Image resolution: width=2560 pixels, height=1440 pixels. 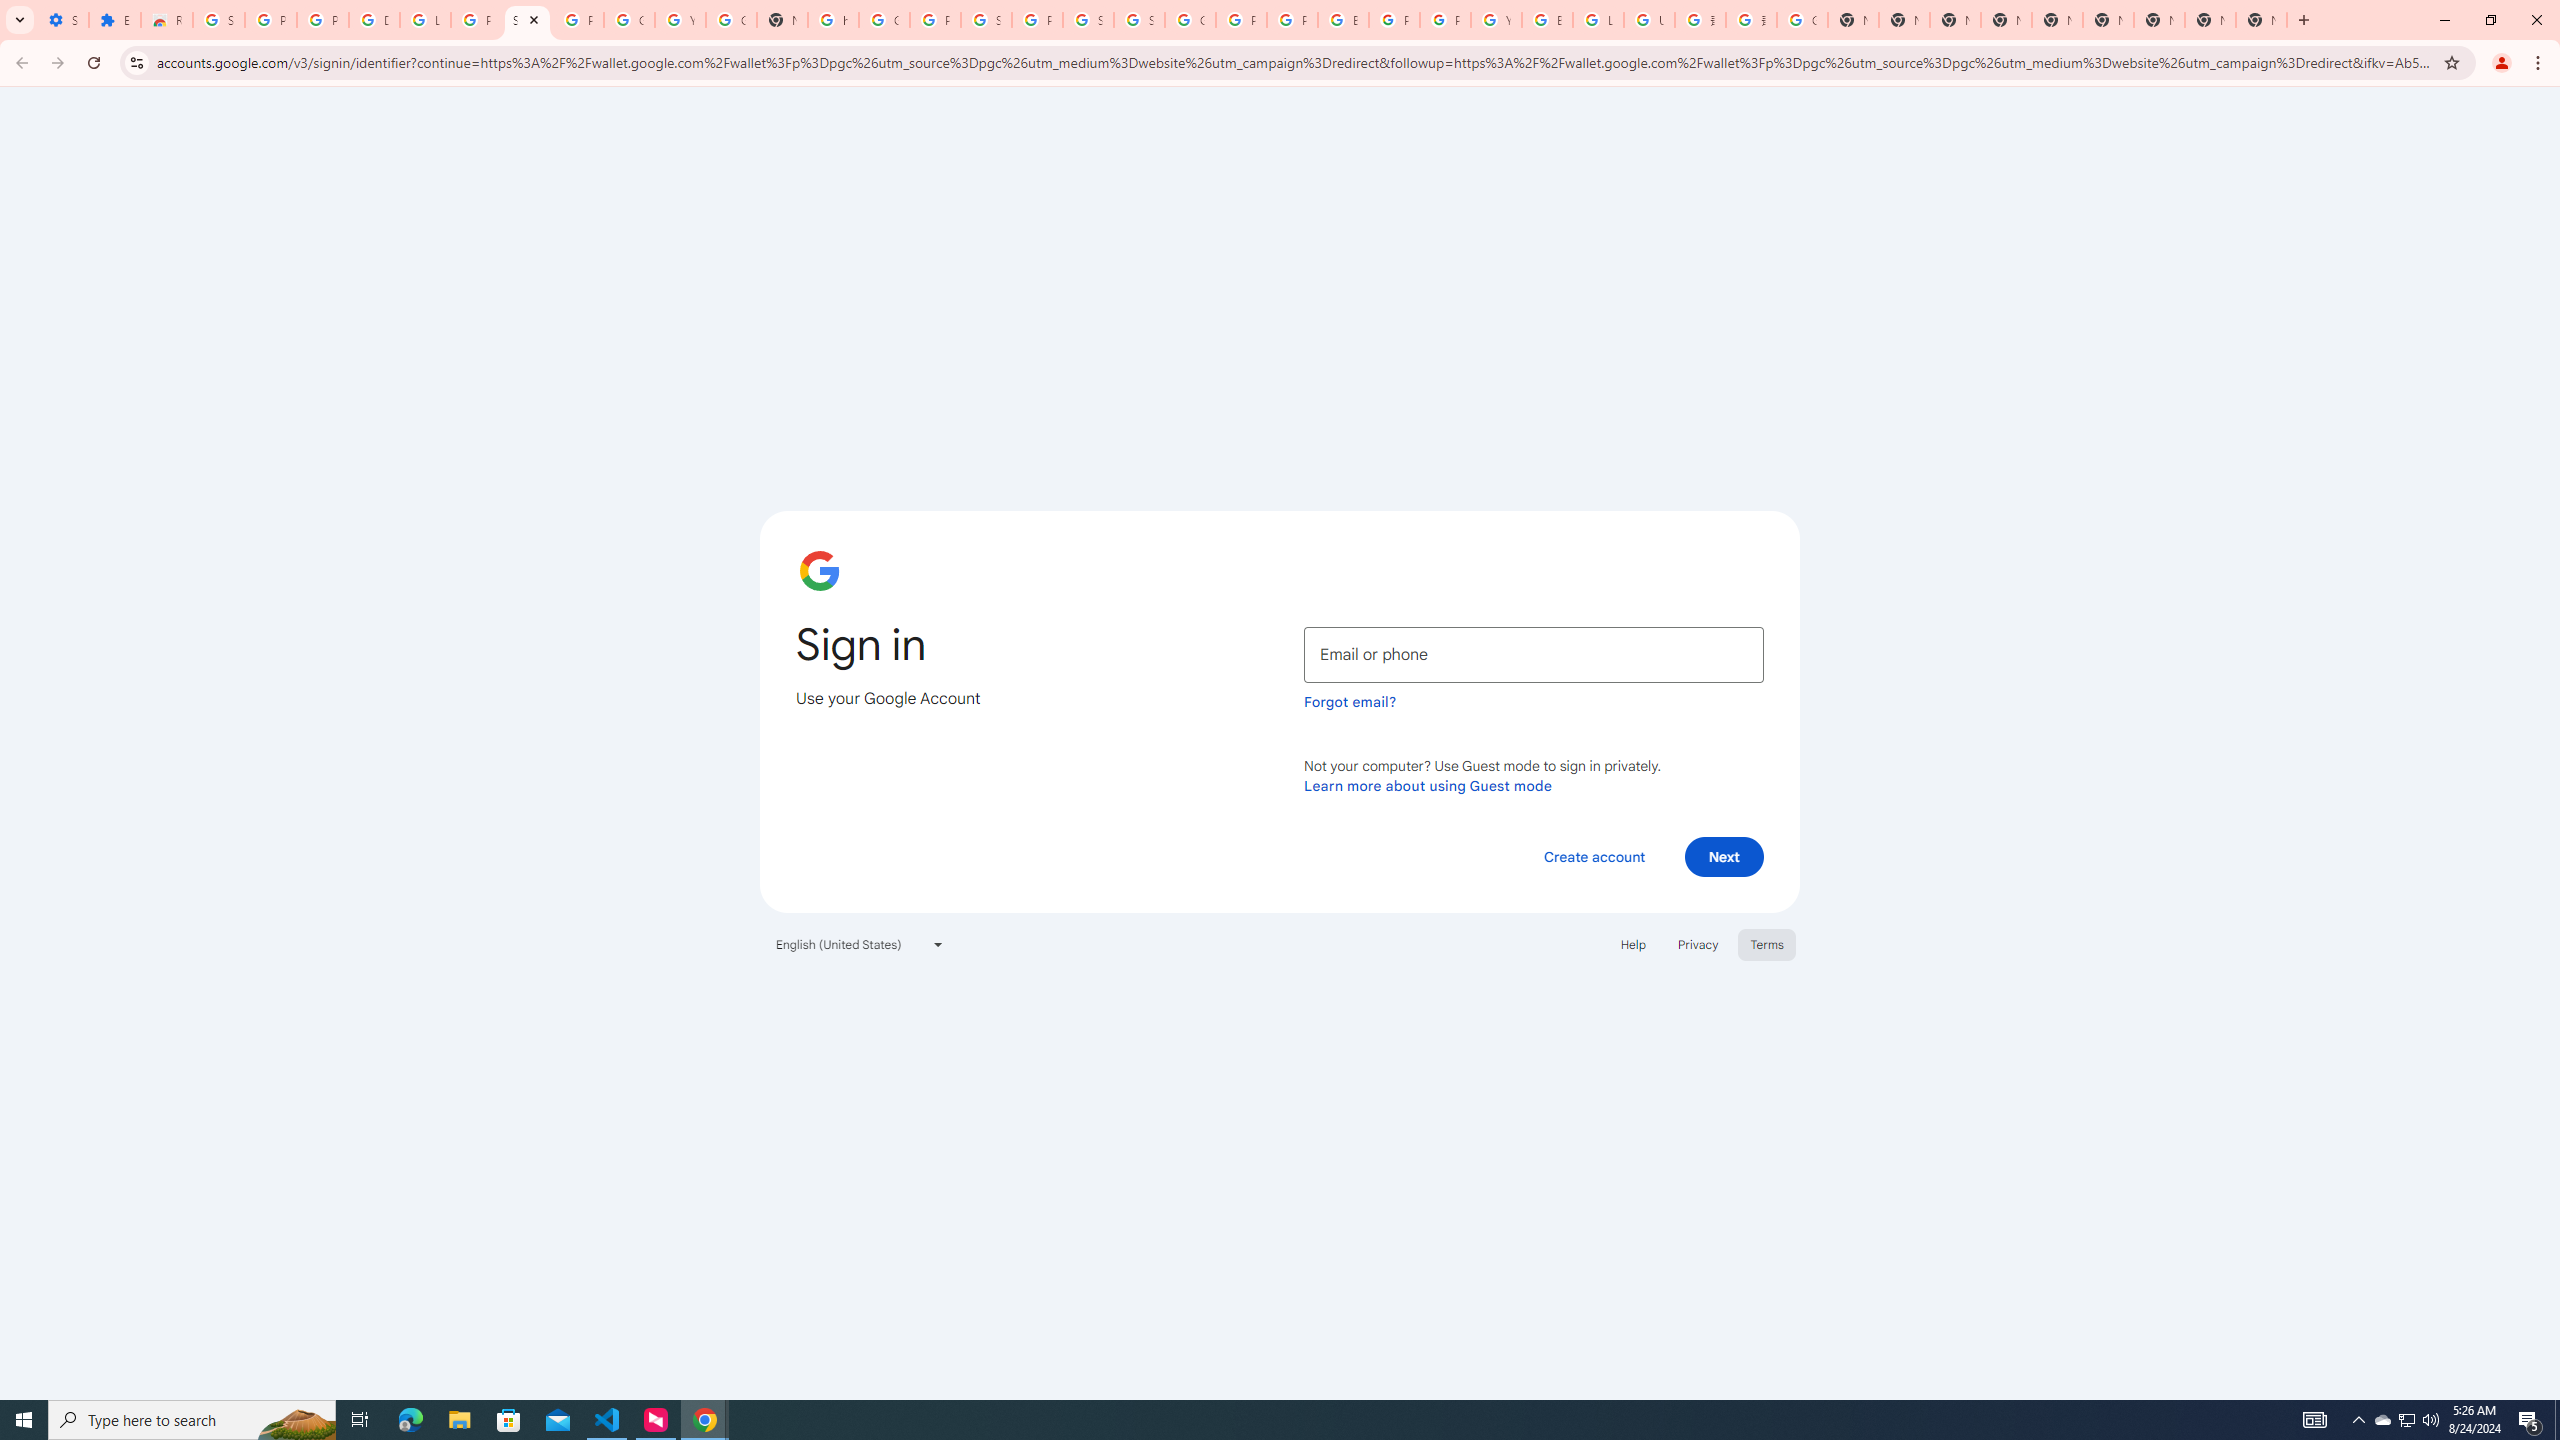 What do you see at coordinates (114, 19) in the screenshot?
I see `'Extensions'` at bounding box center [114, 19].